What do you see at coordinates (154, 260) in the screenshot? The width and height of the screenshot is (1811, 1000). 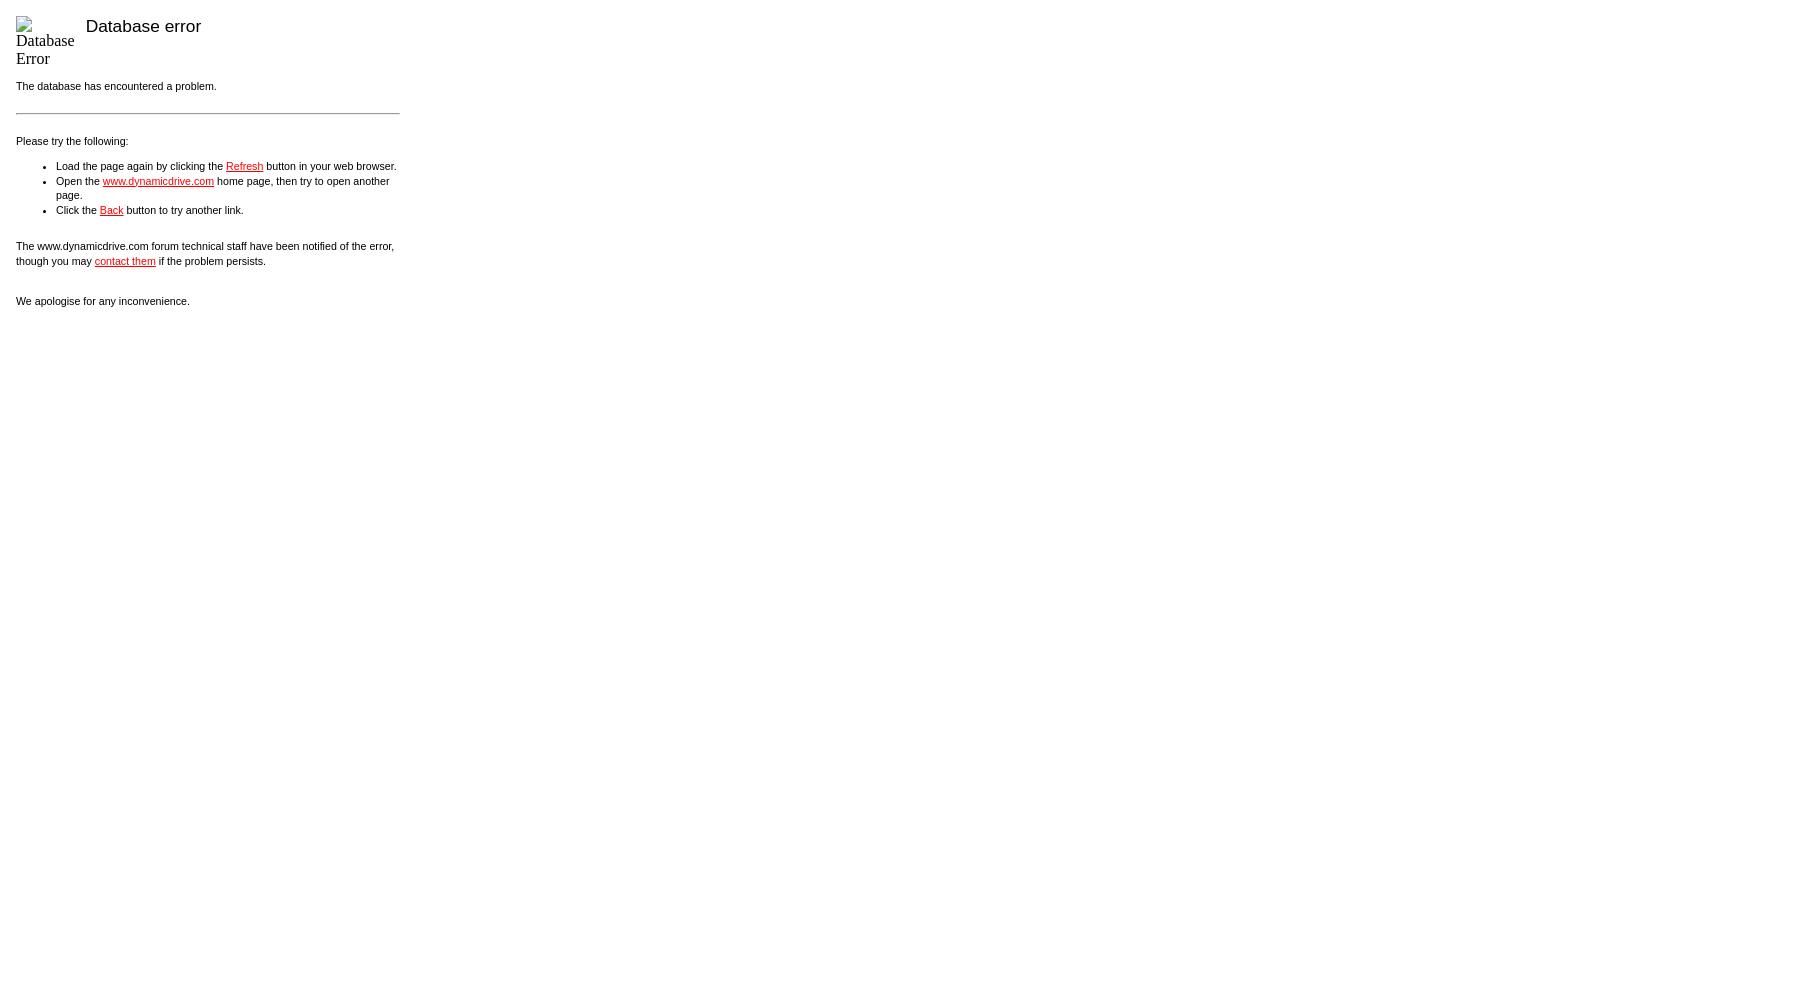 I see `'if the problem persists.'` at bounding box center [154, 260].